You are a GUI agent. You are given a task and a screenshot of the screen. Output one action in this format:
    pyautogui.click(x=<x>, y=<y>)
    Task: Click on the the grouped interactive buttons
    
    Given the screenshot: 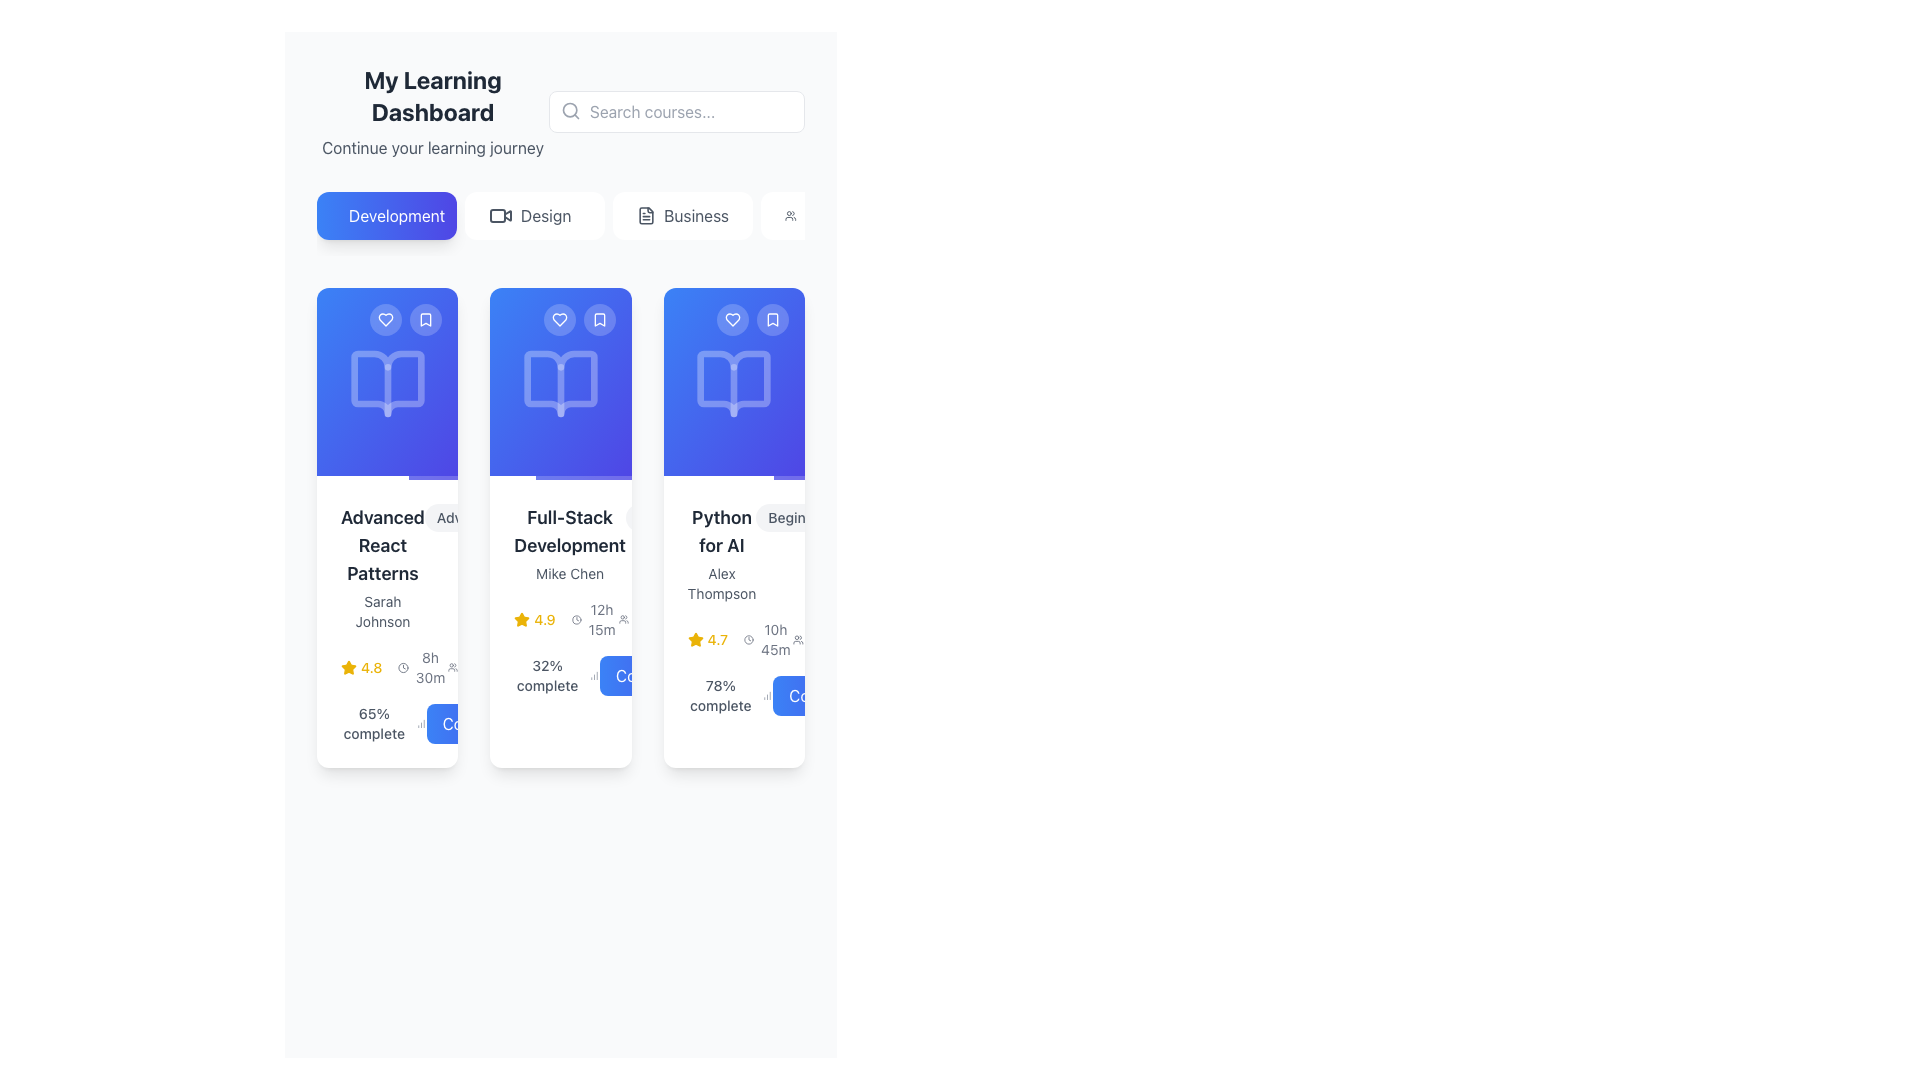 What is the action you would take?
    pyautogui.click(x=752, y=319)
    